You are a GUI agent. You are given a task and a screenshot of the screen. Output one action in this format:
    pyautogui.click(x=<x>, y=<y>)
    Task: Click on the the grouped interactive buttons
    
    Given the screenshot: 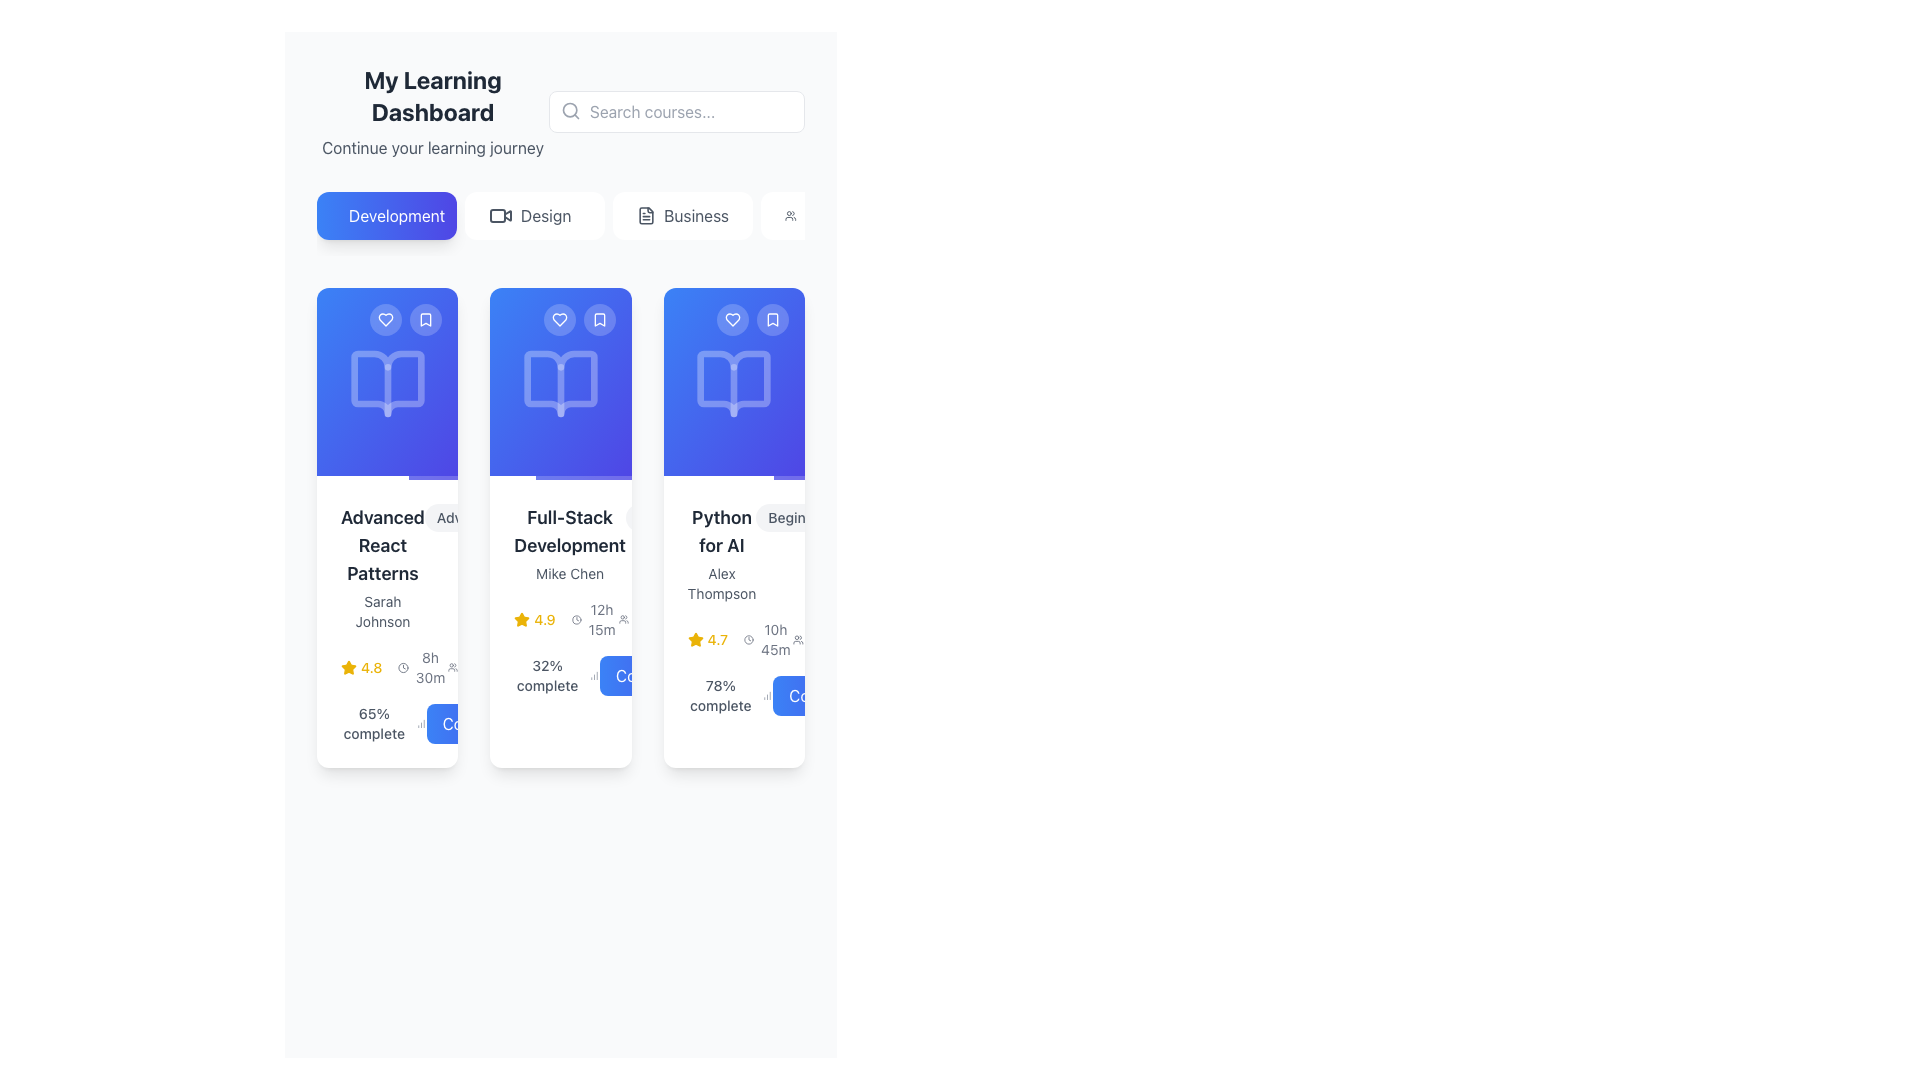 What is the action you would take?
    pyautogui.click(x=752, y=319)
    